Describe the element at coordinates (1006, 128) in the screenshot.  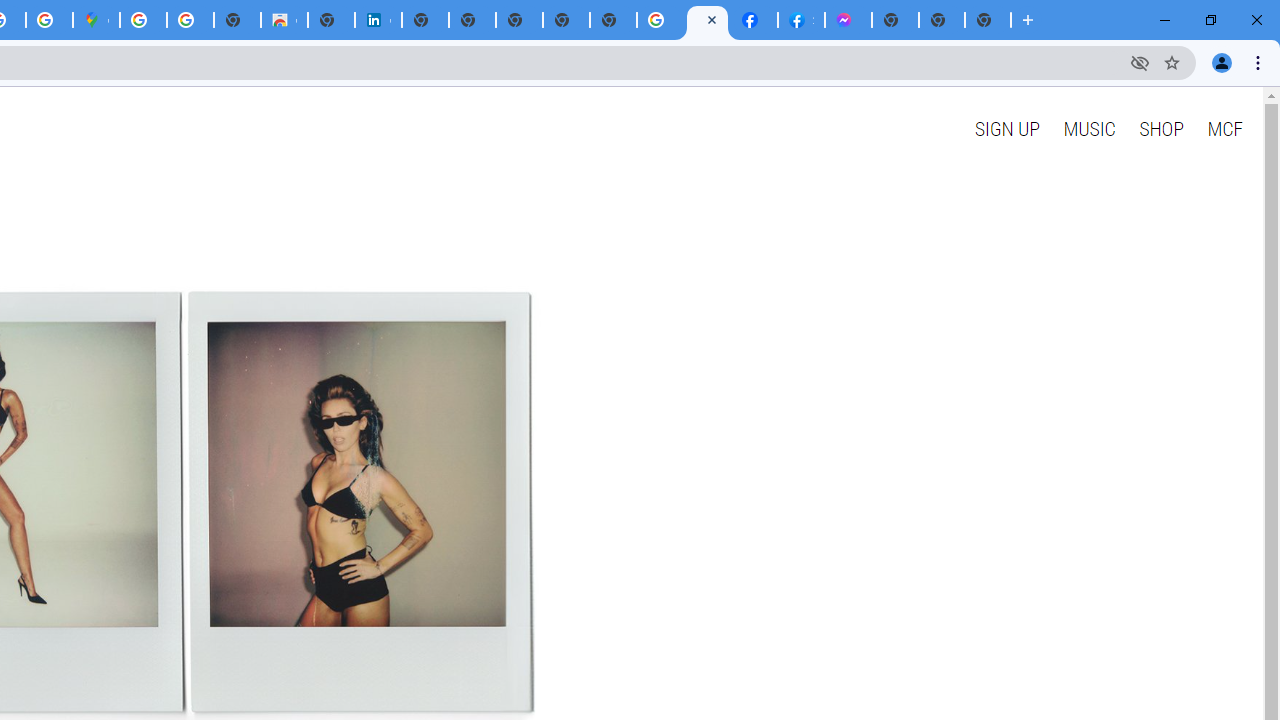
I see `'SIGN UP'` at that location.